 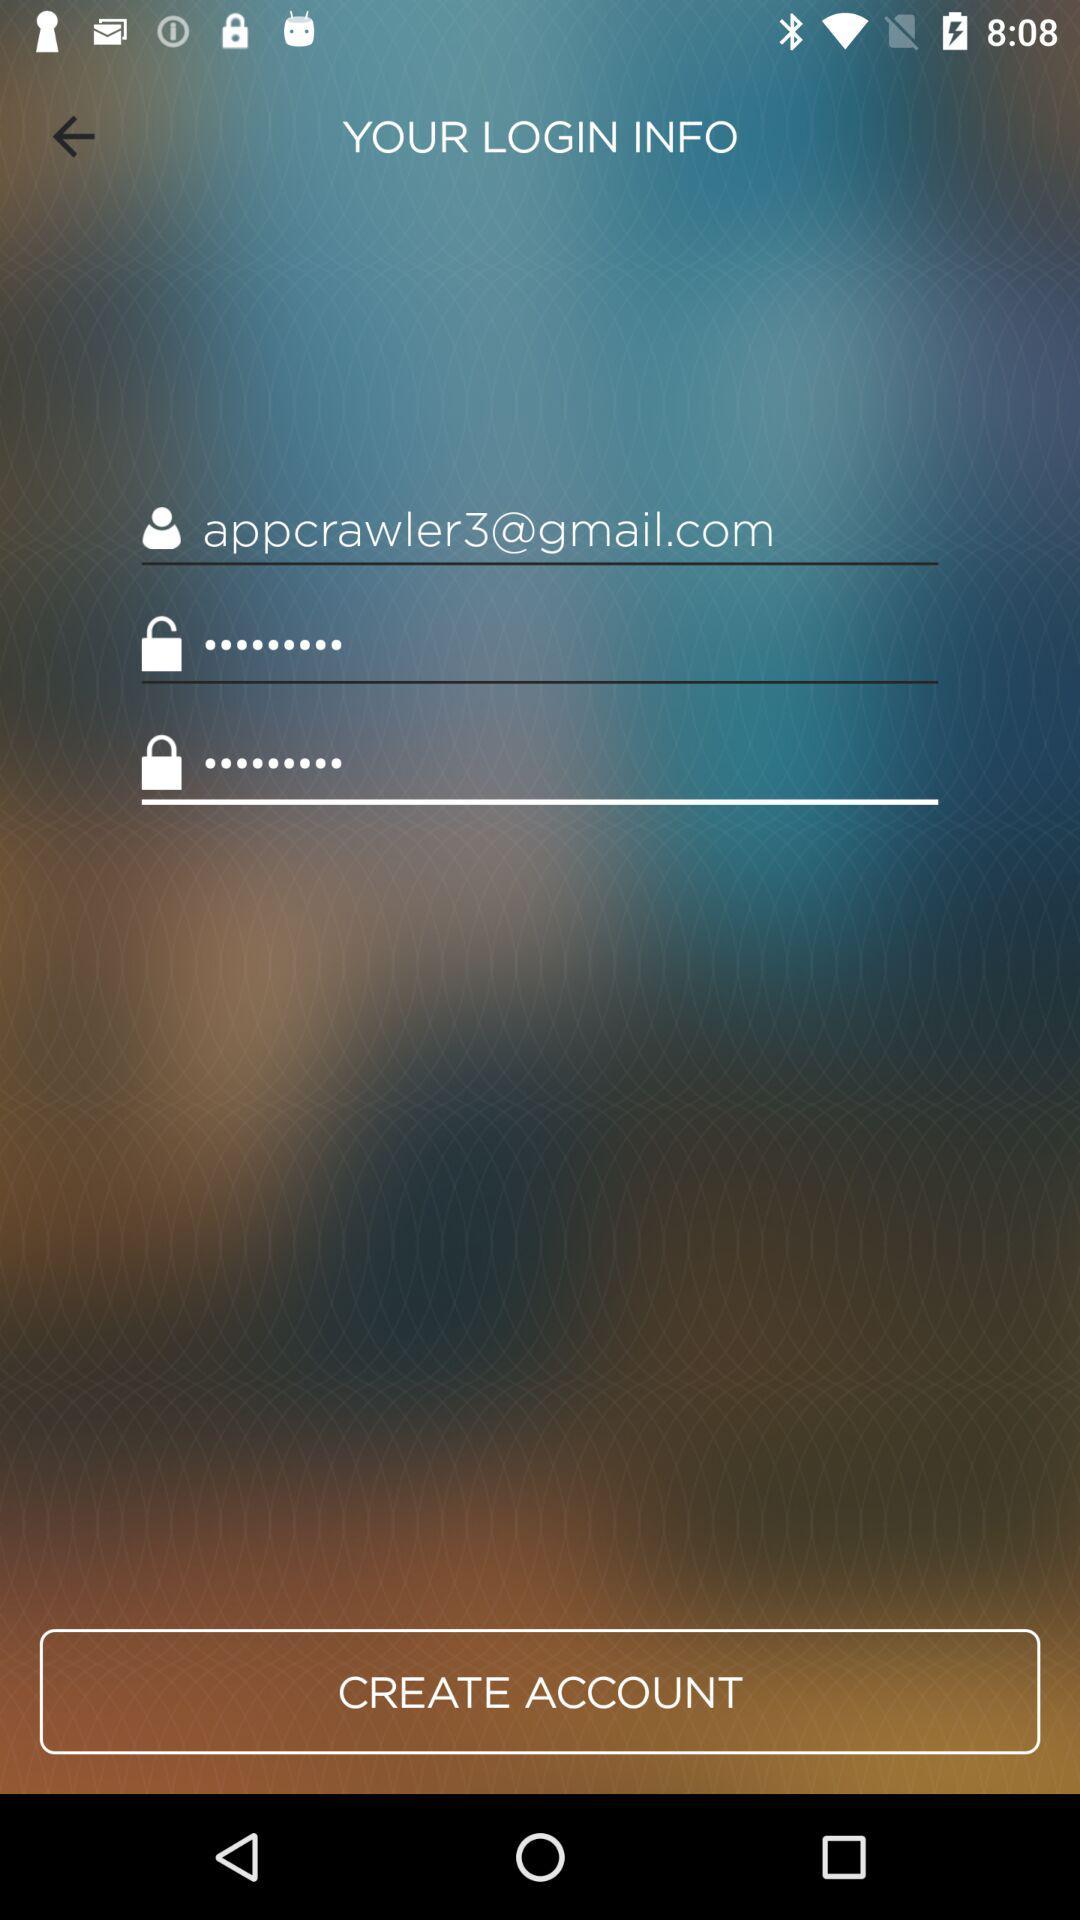 What do you see at coordinates (72, 135) in the screenshot?
I see `the app to the left of the your login info icon` at bounding box center [72, 135].